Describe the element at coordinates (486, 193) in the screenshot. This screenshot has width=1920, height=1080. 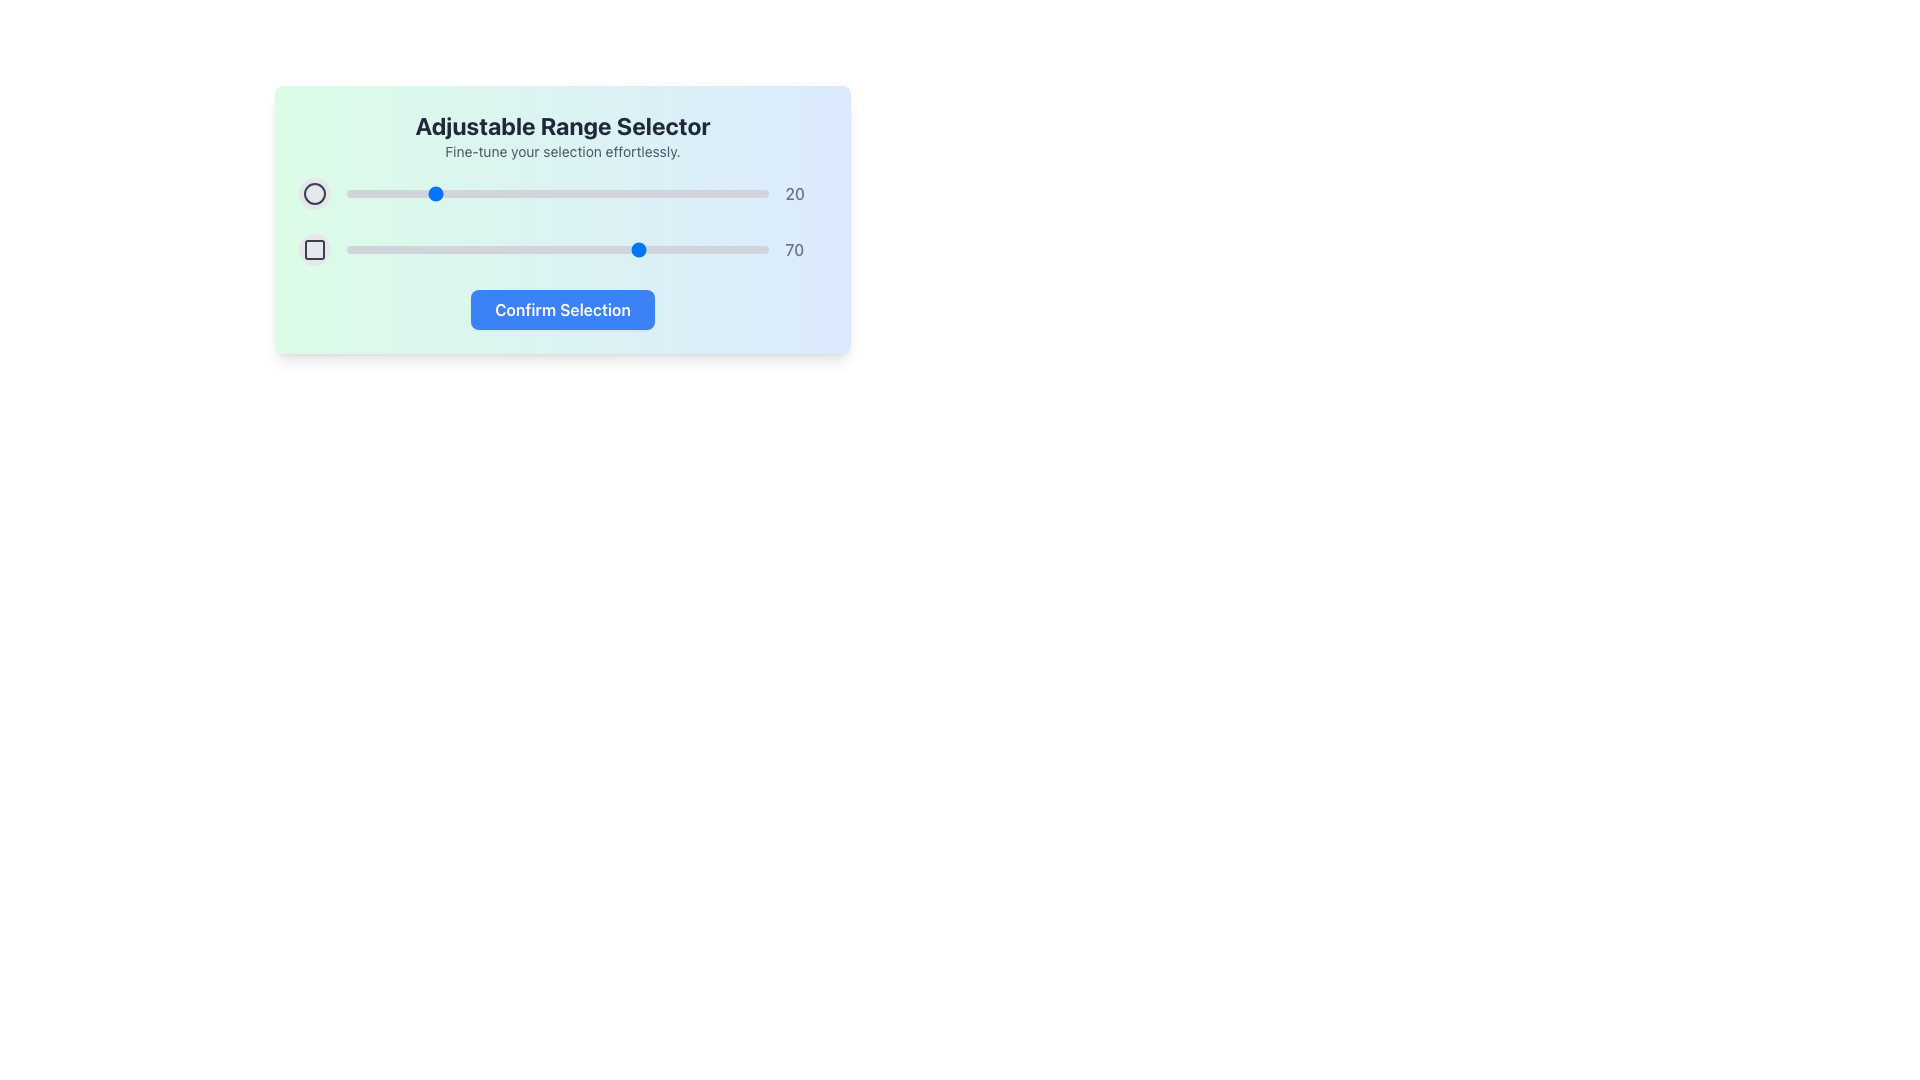
I see `slider` at that location.